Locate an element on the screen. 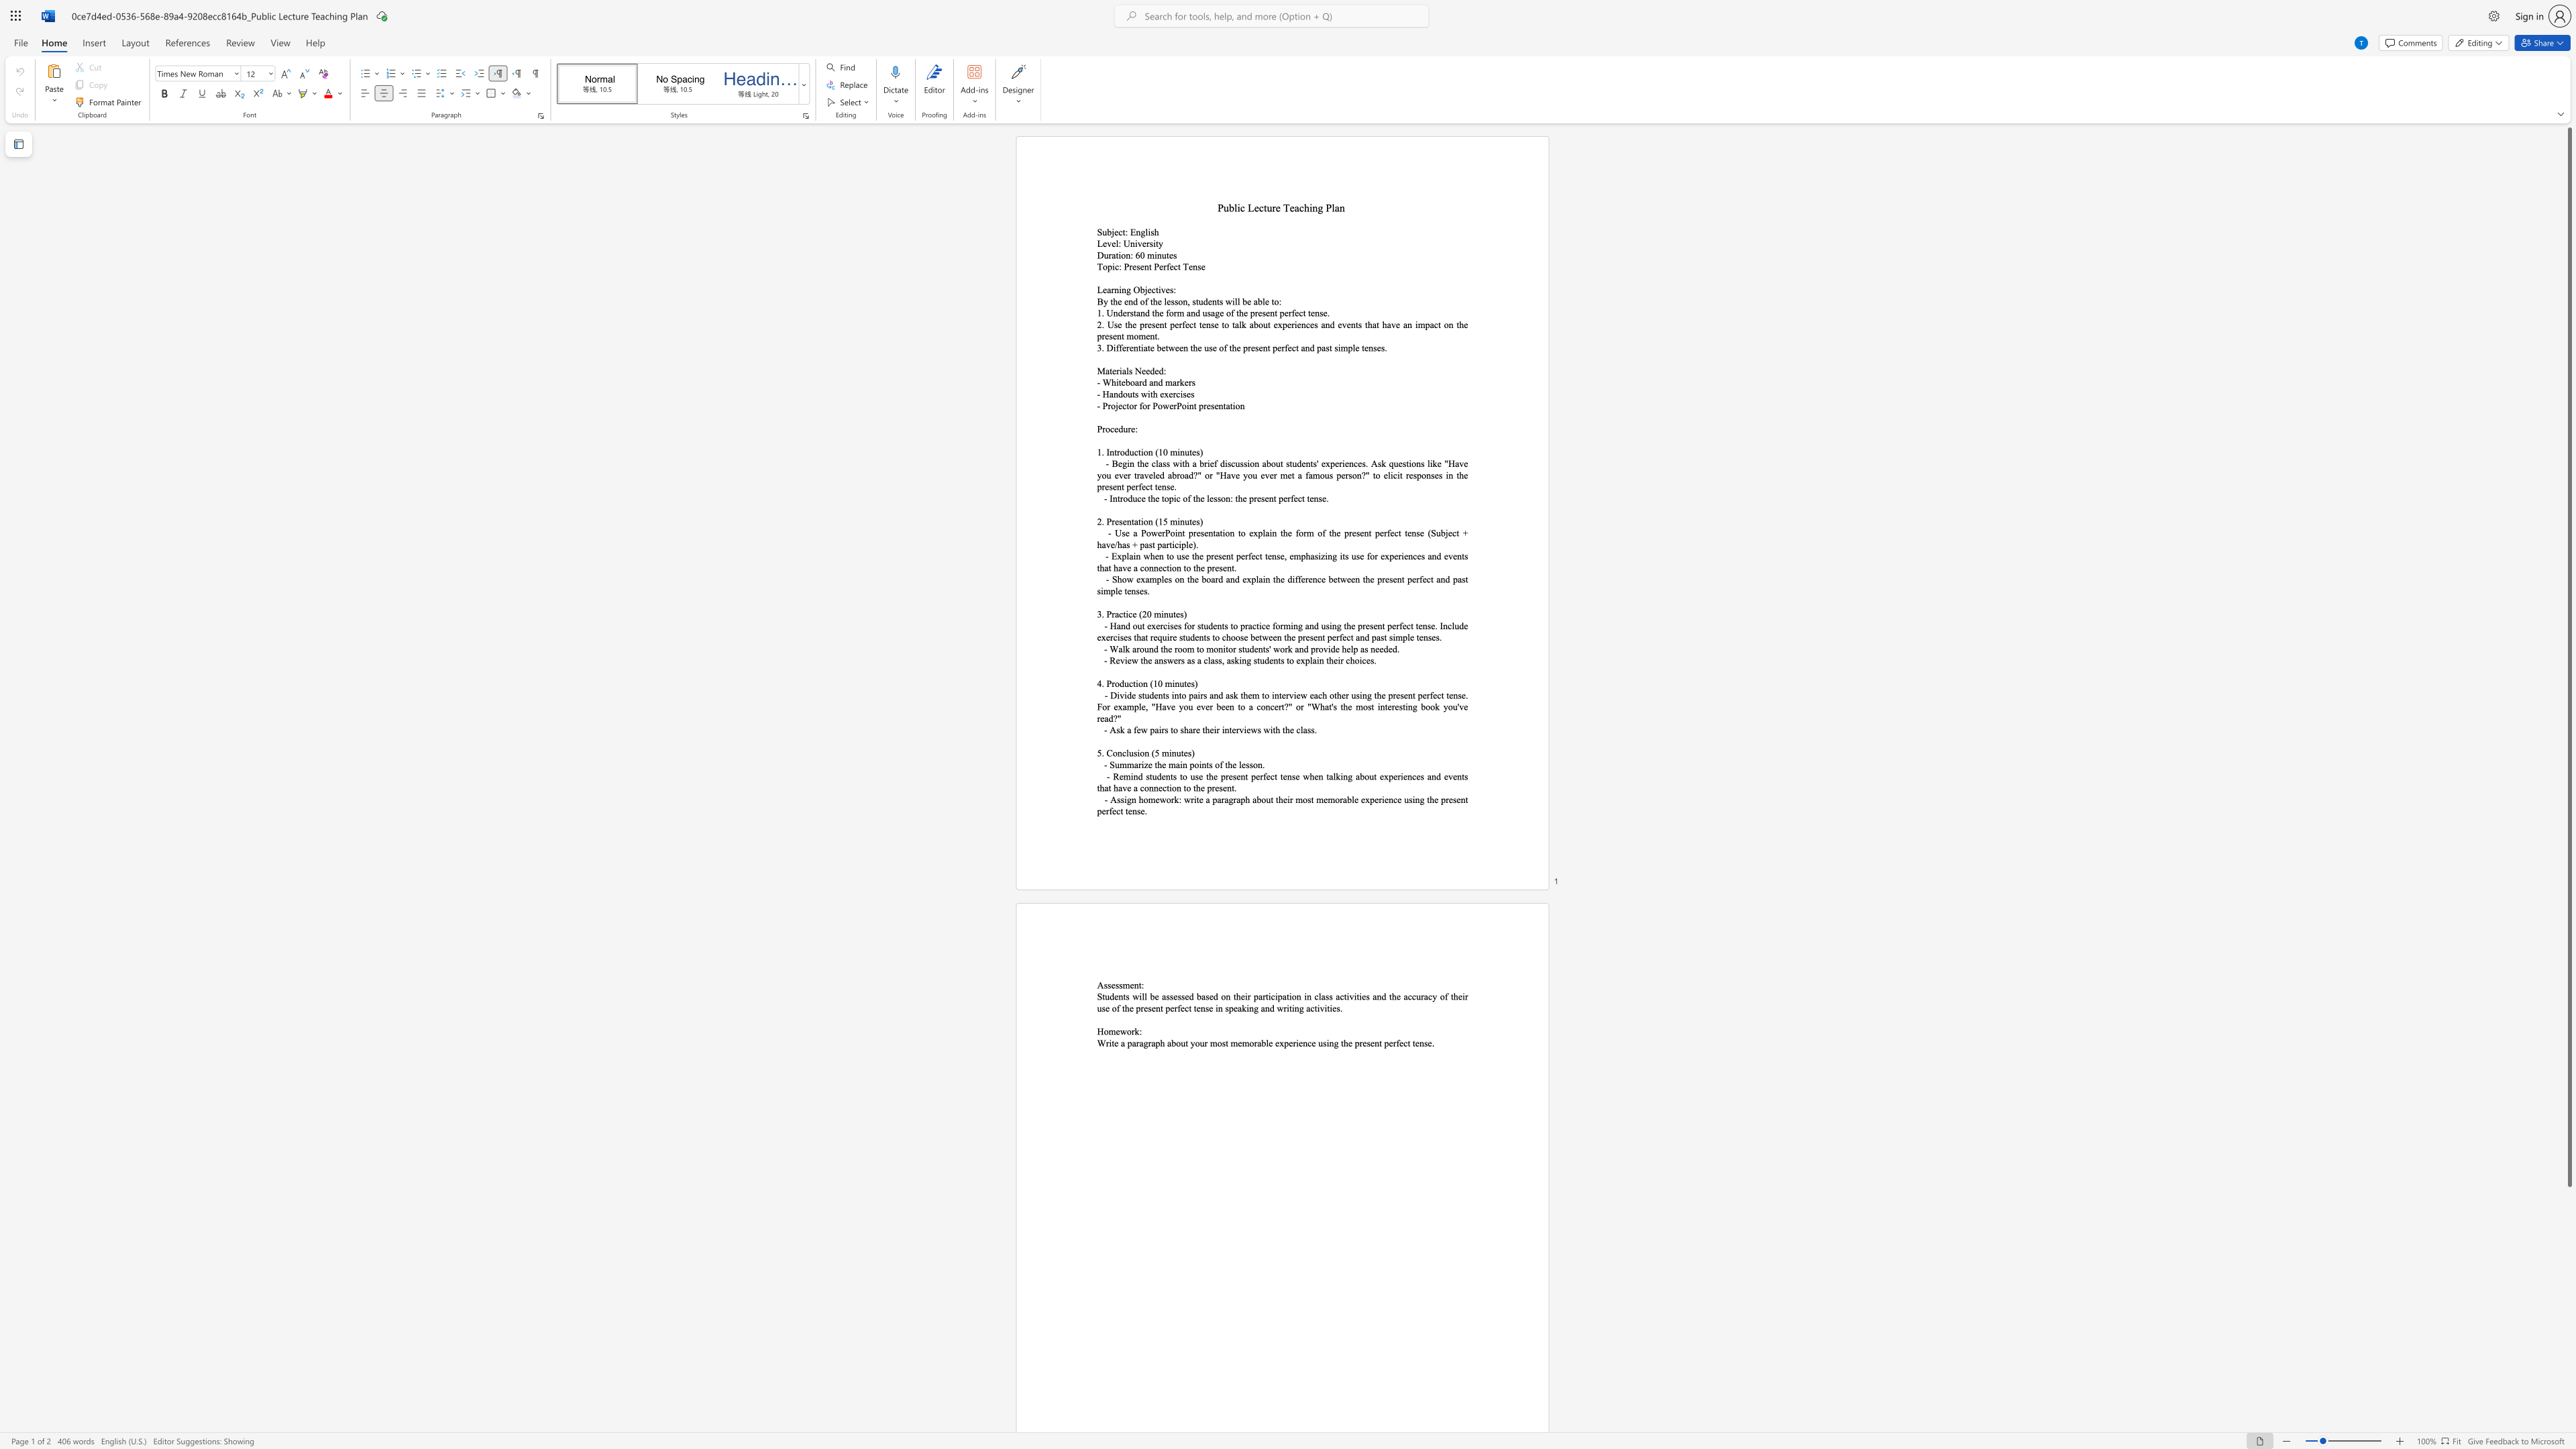  the subset text "oduction (10 minutes)" within the text "1. Introduction (10 minutes)" is located at coordinates (1119, 452).